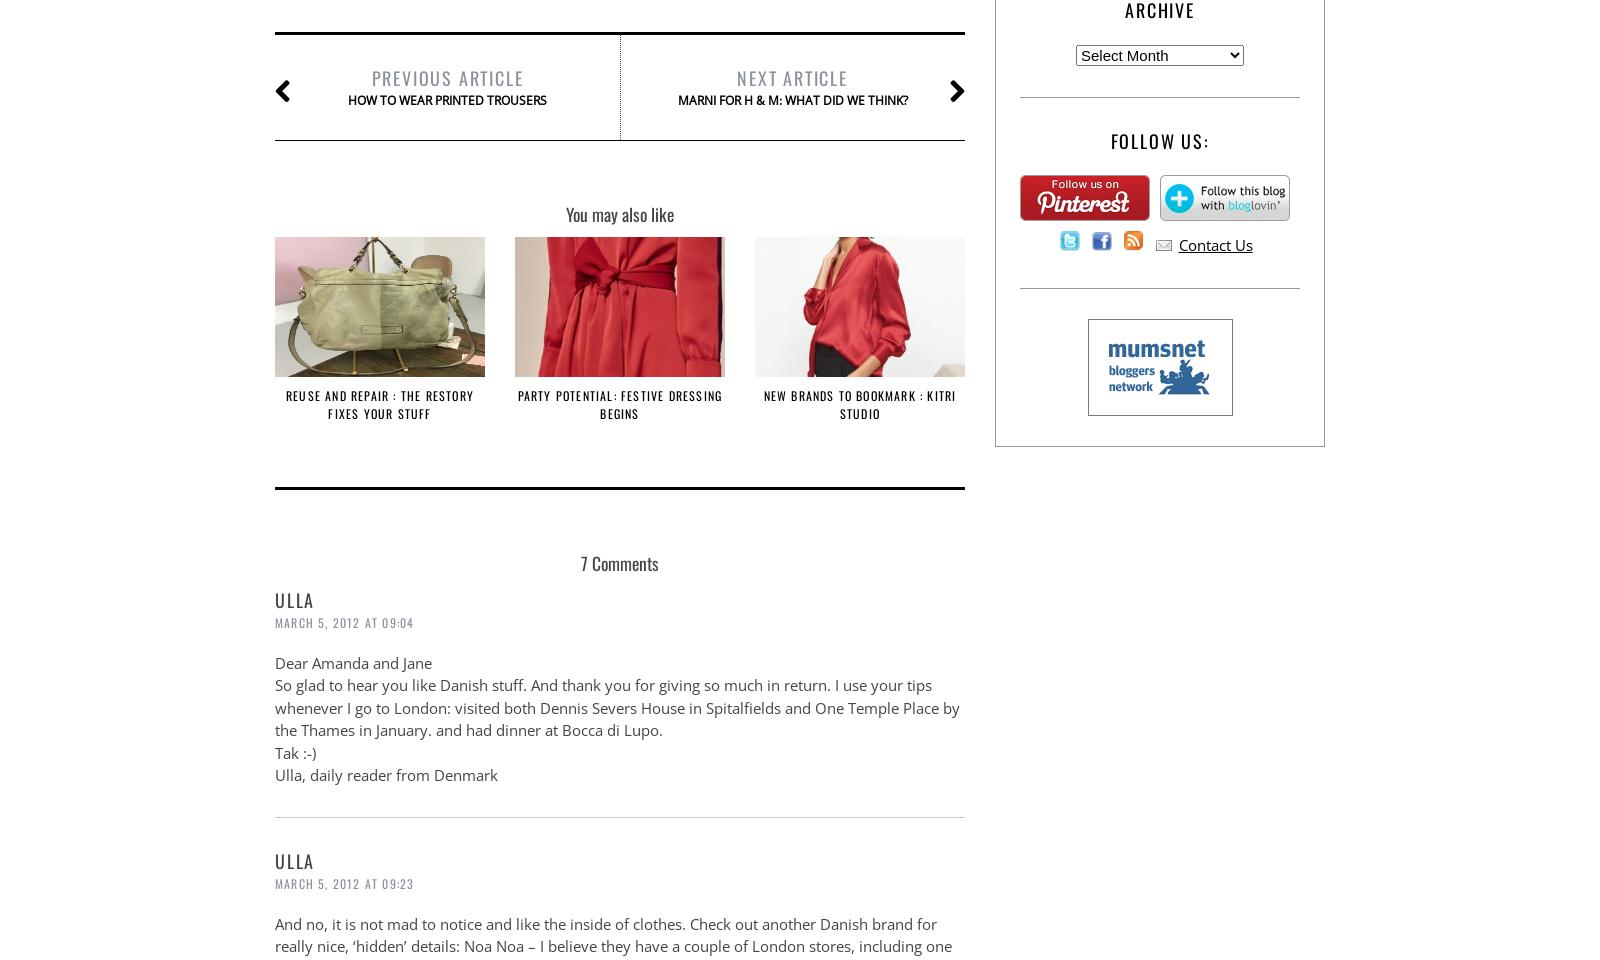 This screenshot has height=960, width=1600. I want to click on 'Marni for H & M: what did we think?', so click(792, 100).